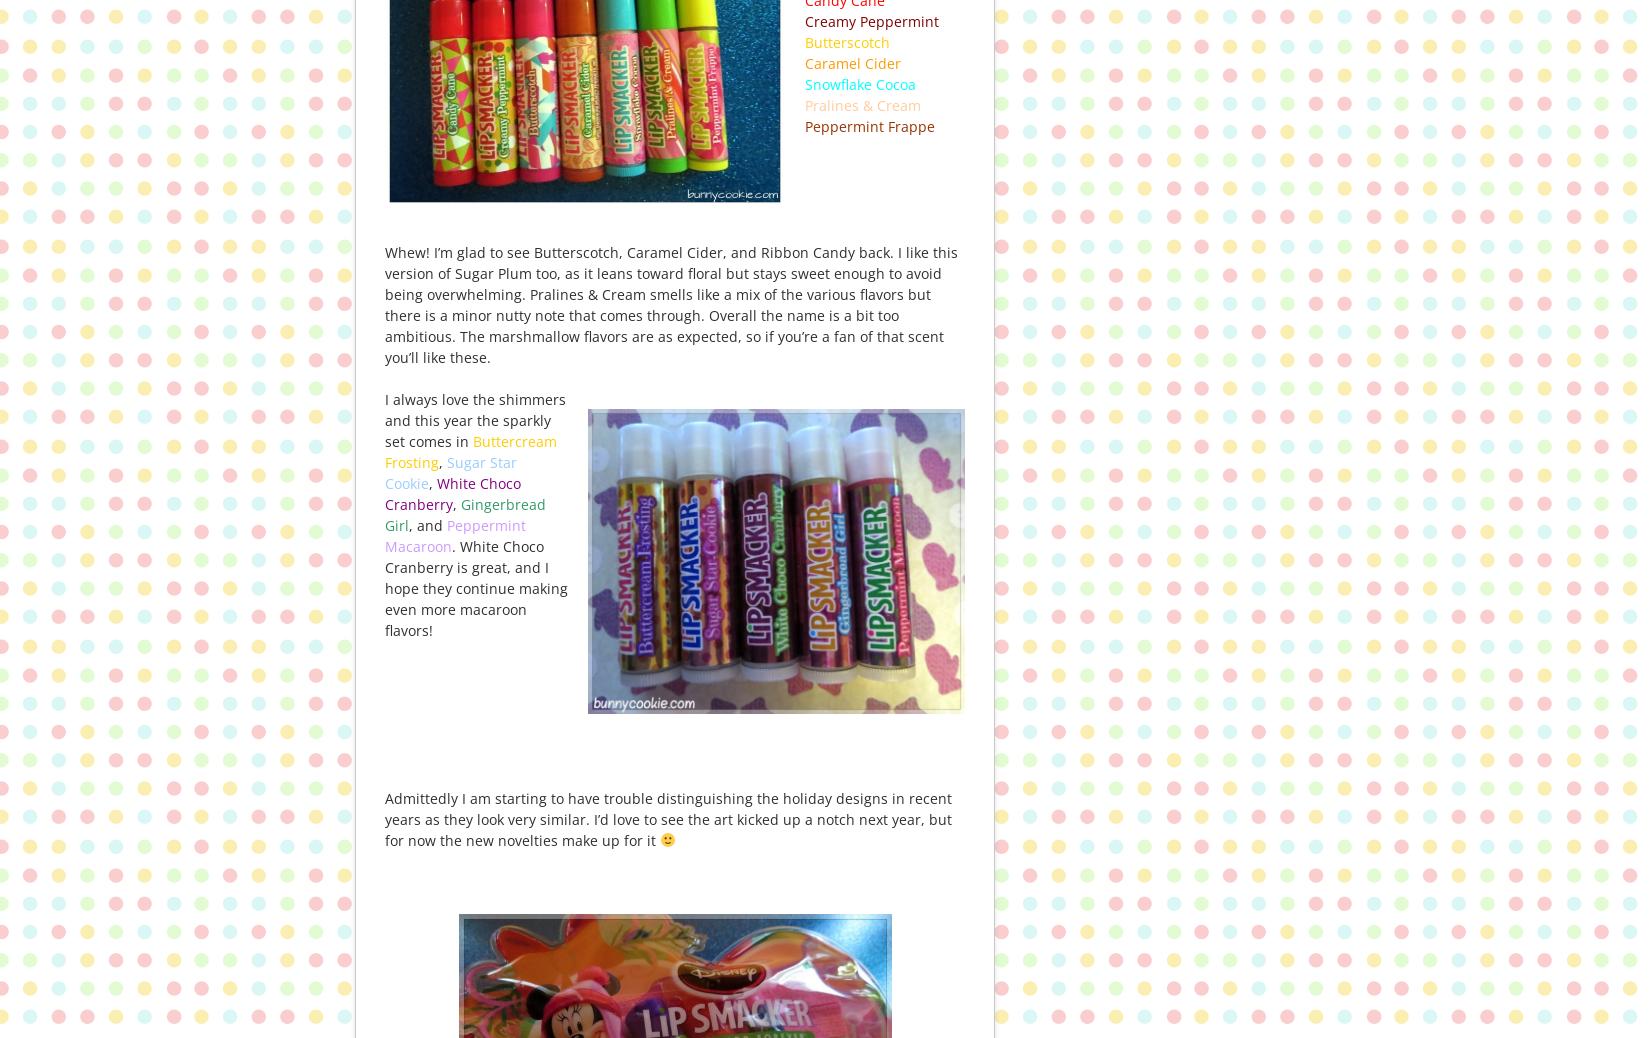 The width and height of the screenshot is (1650, 1038). Describe the element at coordinates (804, 61) in the screenshot. I see `'Caramel Cider'` at that location.